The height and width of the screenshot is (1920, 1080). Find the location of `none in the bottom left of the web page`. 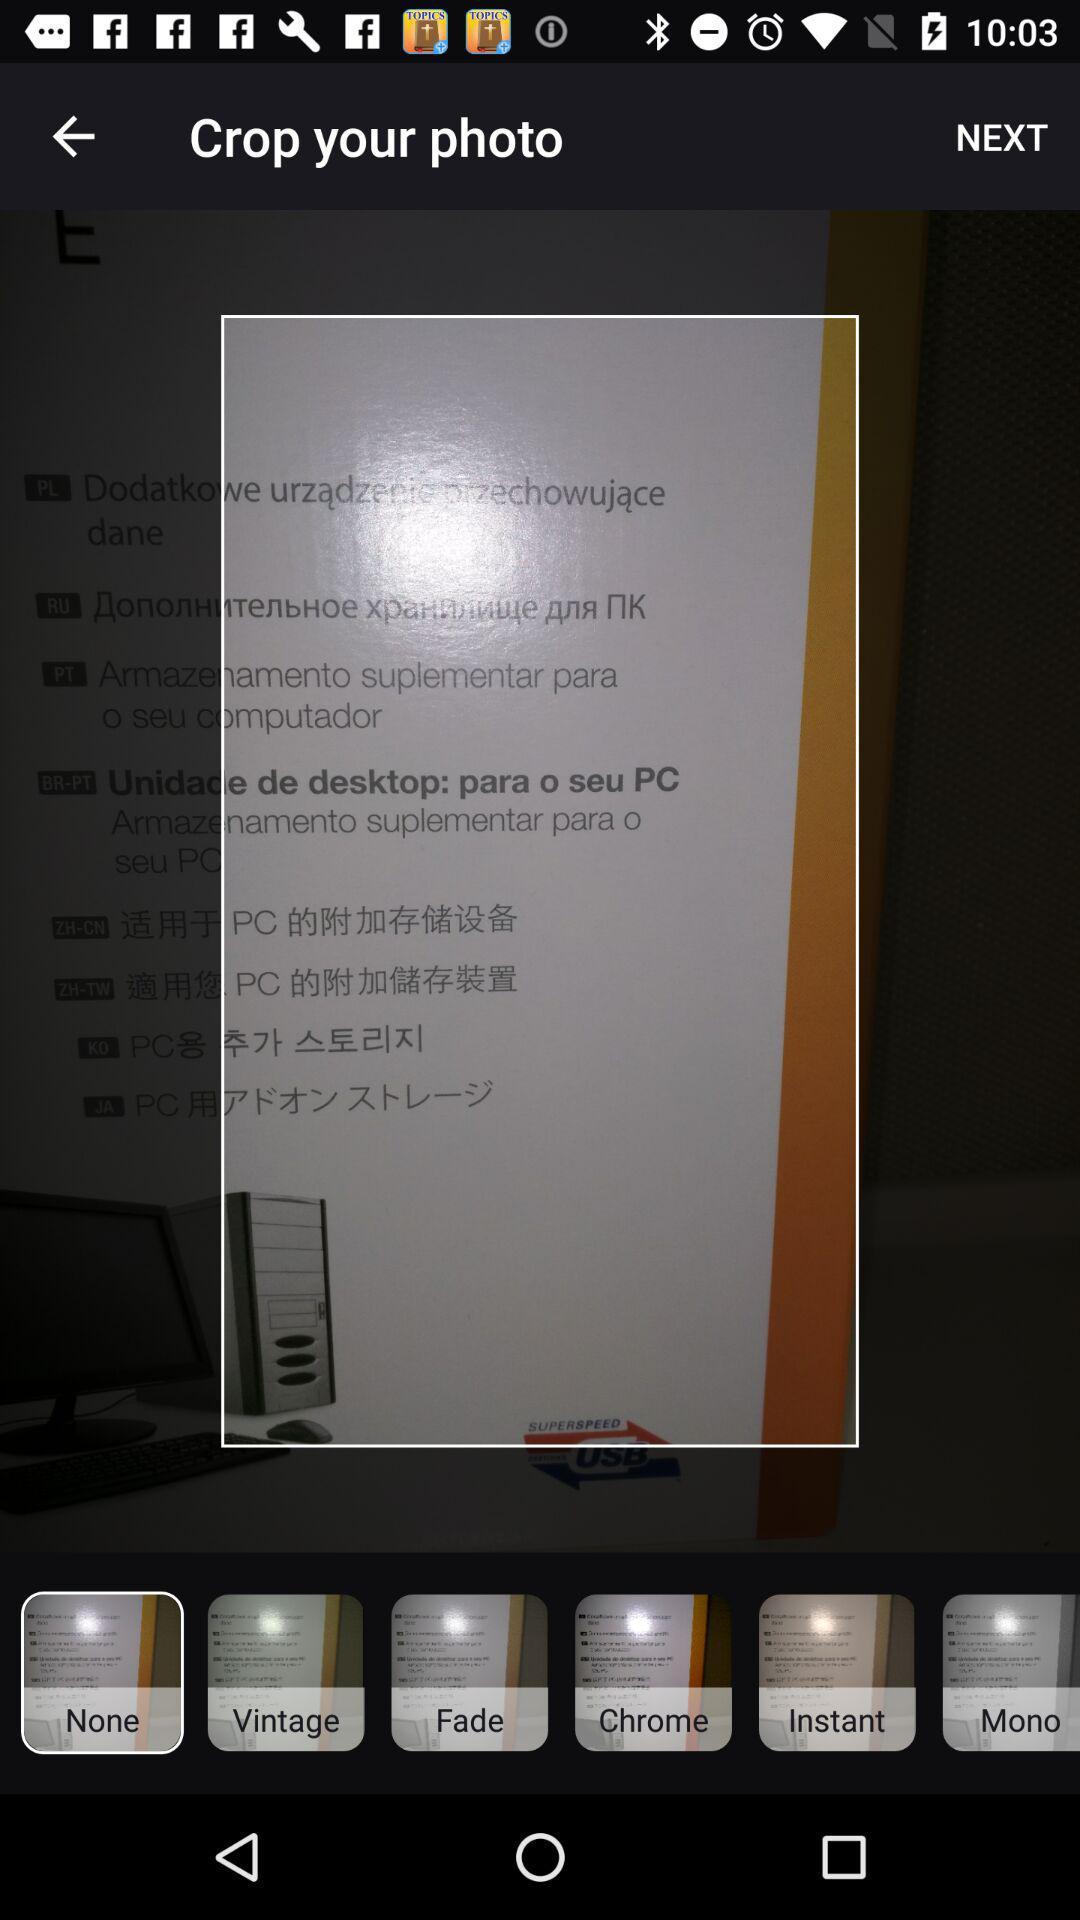

none in the bottom left of the web page is located at coordinates (102, 1673).